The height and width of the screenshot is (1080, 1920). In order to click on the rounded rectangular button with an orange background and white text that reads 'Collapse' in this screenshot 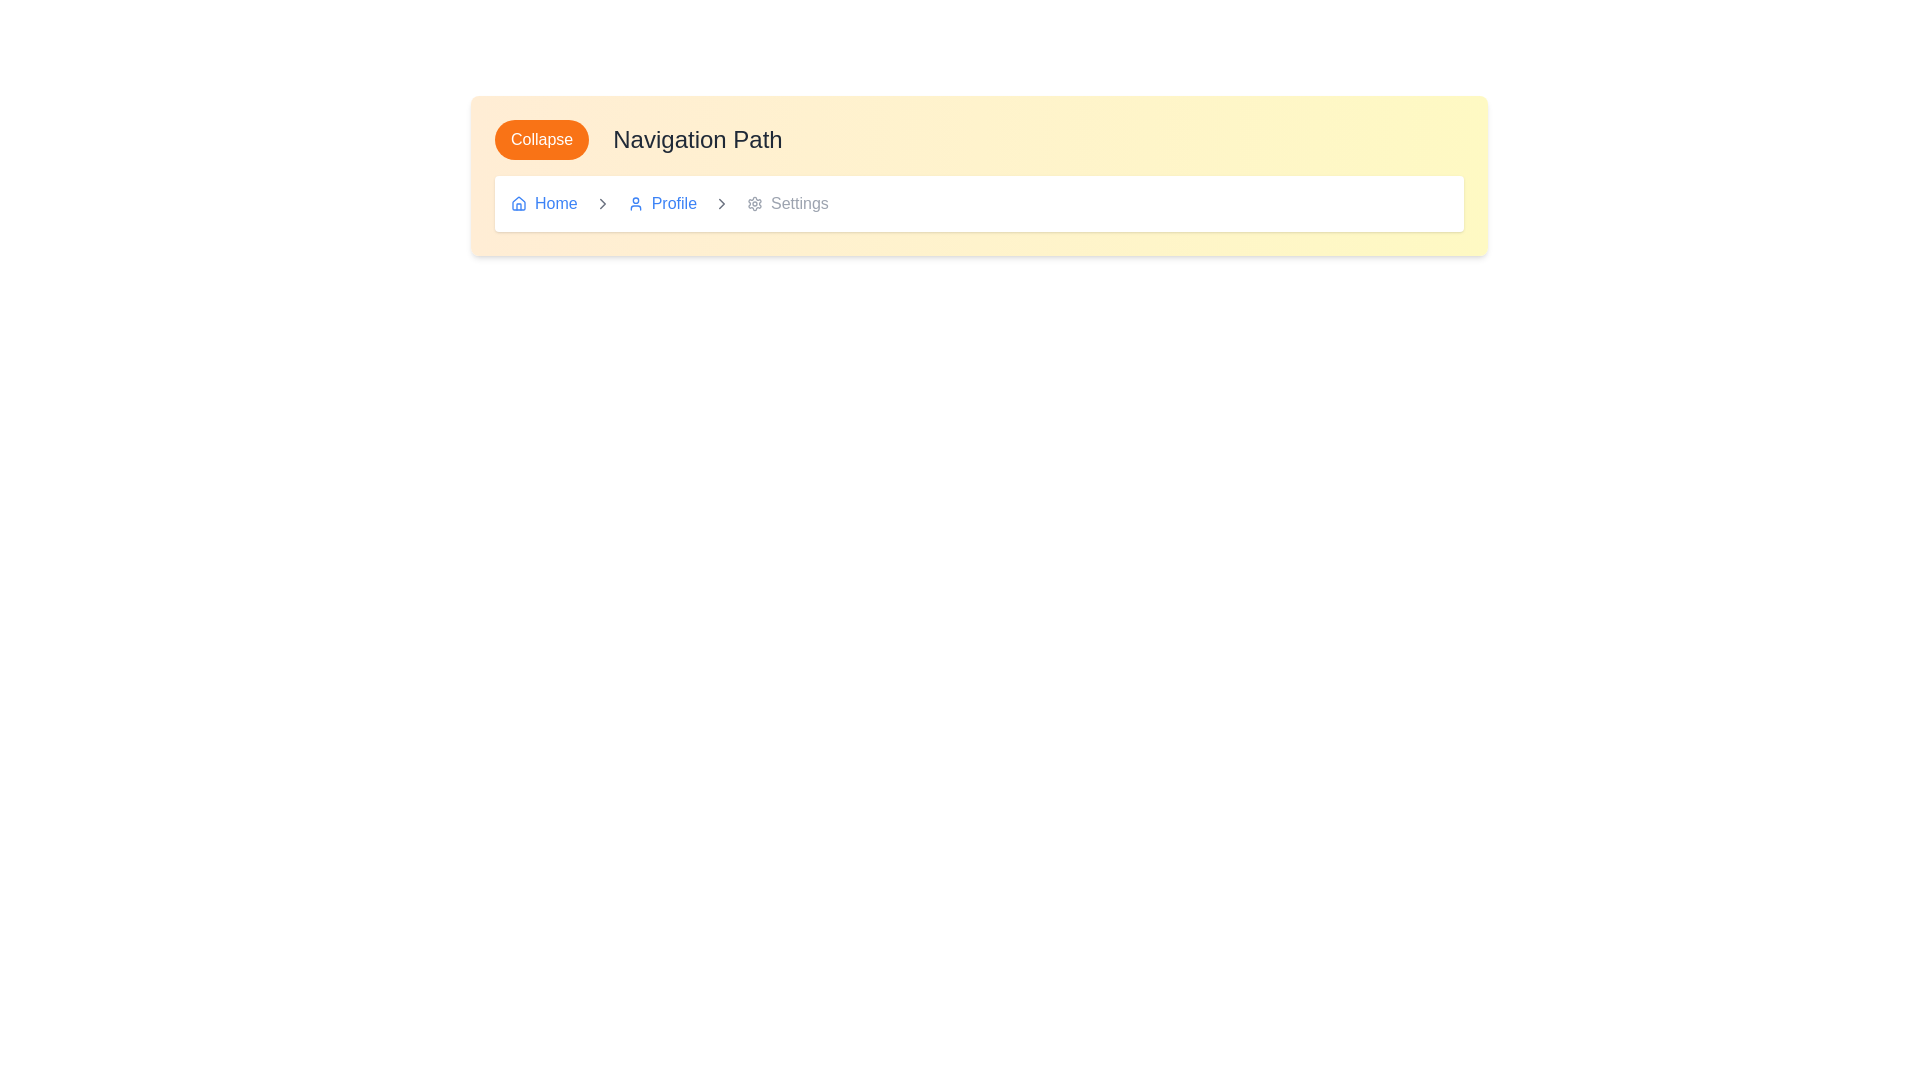, I will do `click(542, 138)`.